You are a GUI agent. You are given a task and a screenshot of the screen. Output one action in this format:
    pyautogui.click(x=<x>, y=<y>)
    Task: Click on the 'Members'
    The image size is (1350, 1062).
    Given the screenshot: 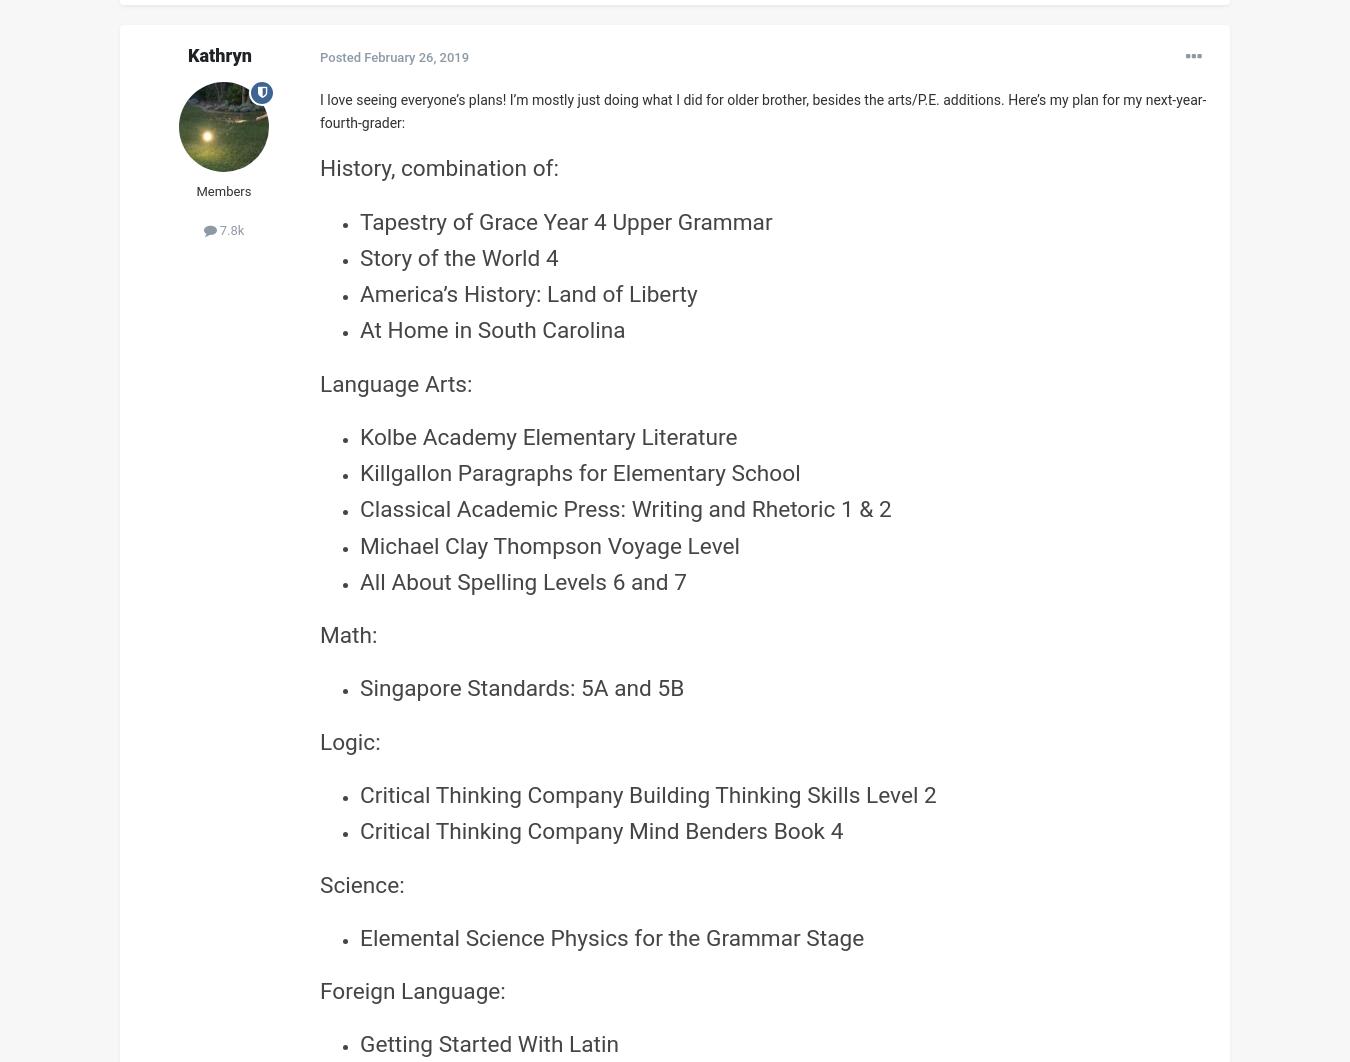 What is the action you would take?
    pyautogui.click(x=223, y=190)
    